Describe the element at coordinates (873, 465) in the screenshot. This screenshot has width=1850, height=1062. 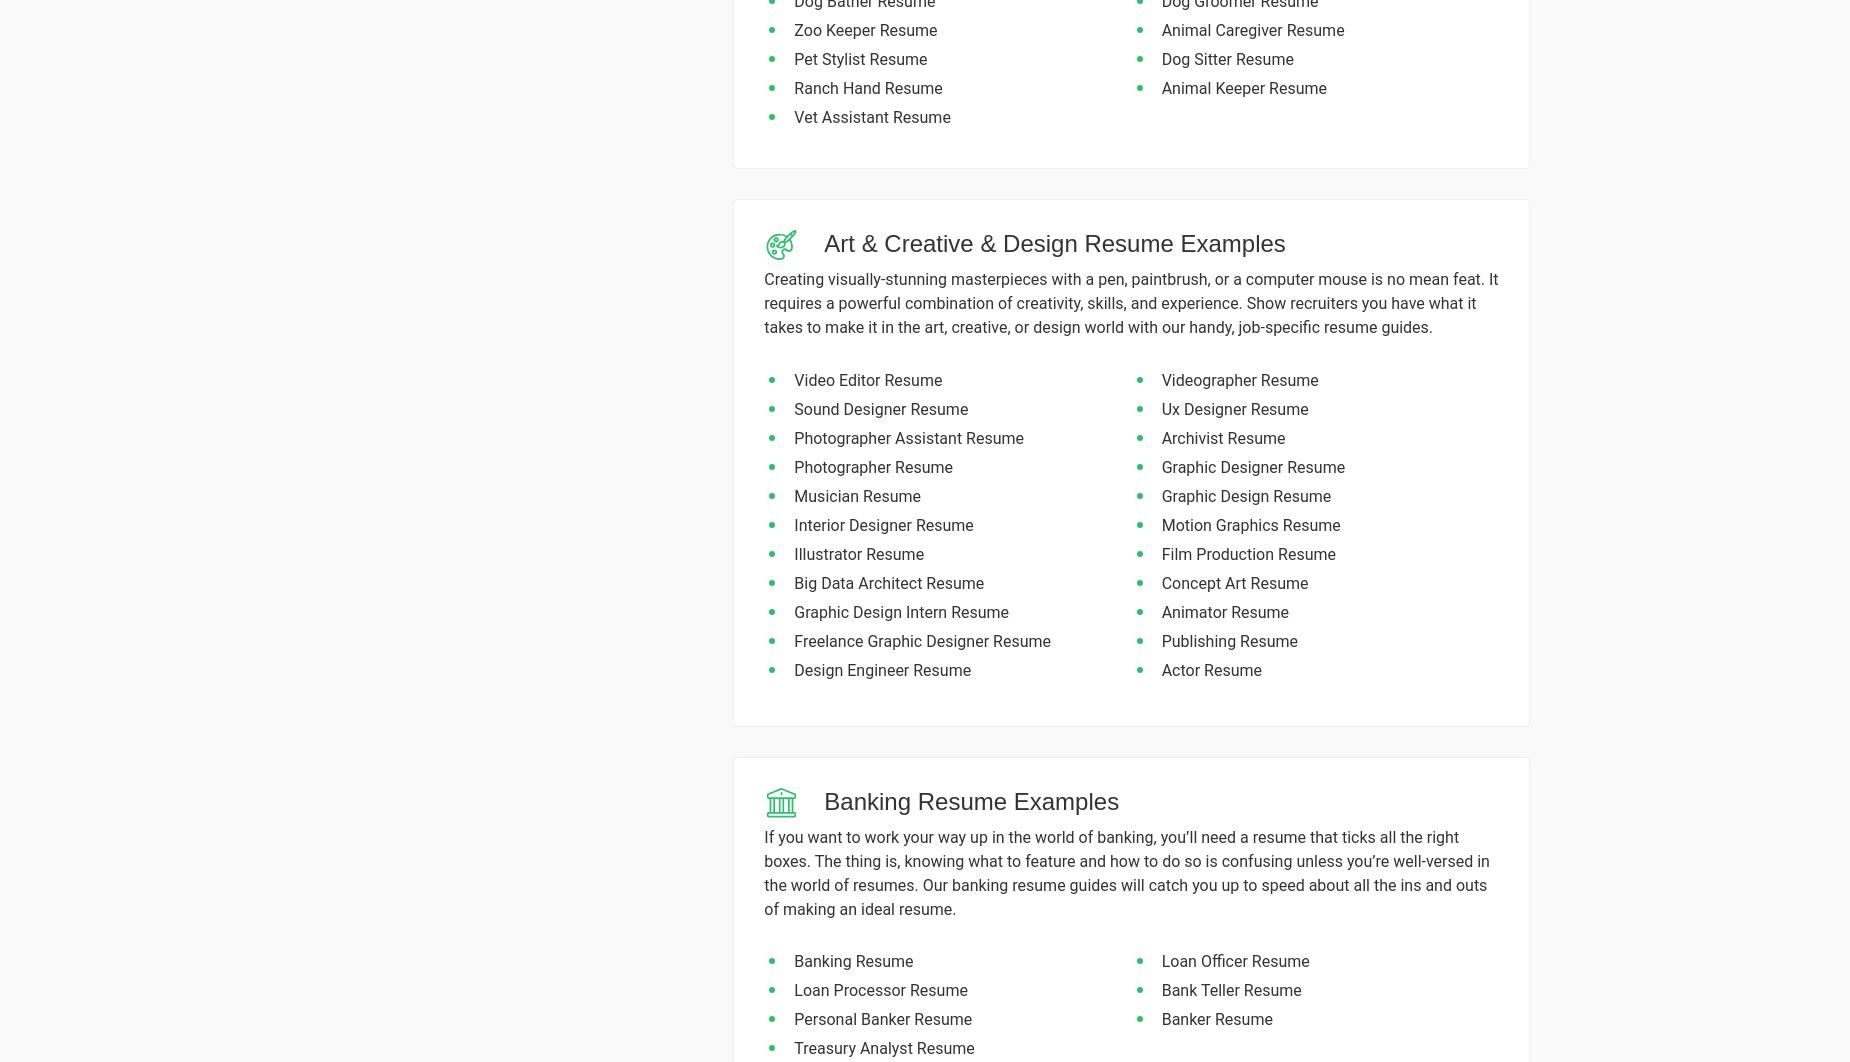
I see `'Photographer Resume'` at that location.